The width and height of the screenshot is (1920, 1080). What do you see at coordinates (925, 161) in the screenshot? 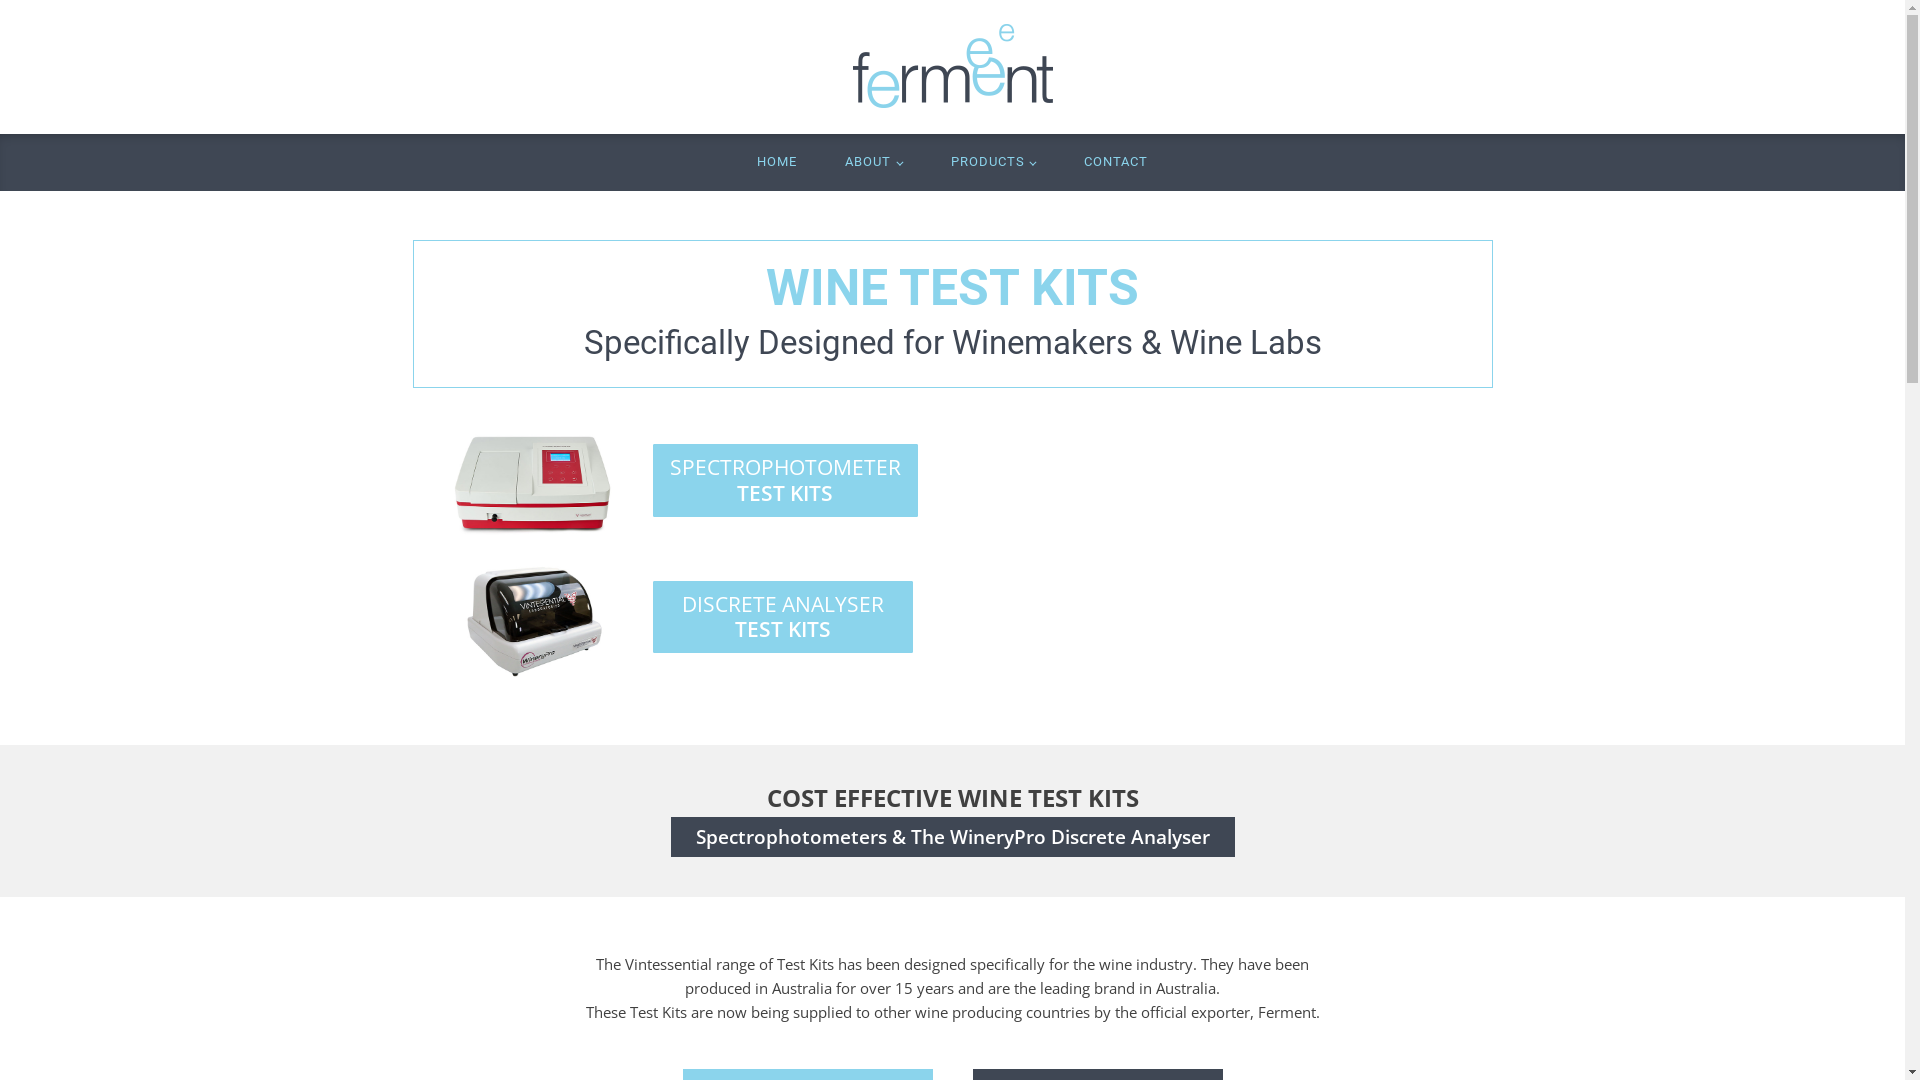
I see `'PRODUCTS'` at bounding box center [925, 161].